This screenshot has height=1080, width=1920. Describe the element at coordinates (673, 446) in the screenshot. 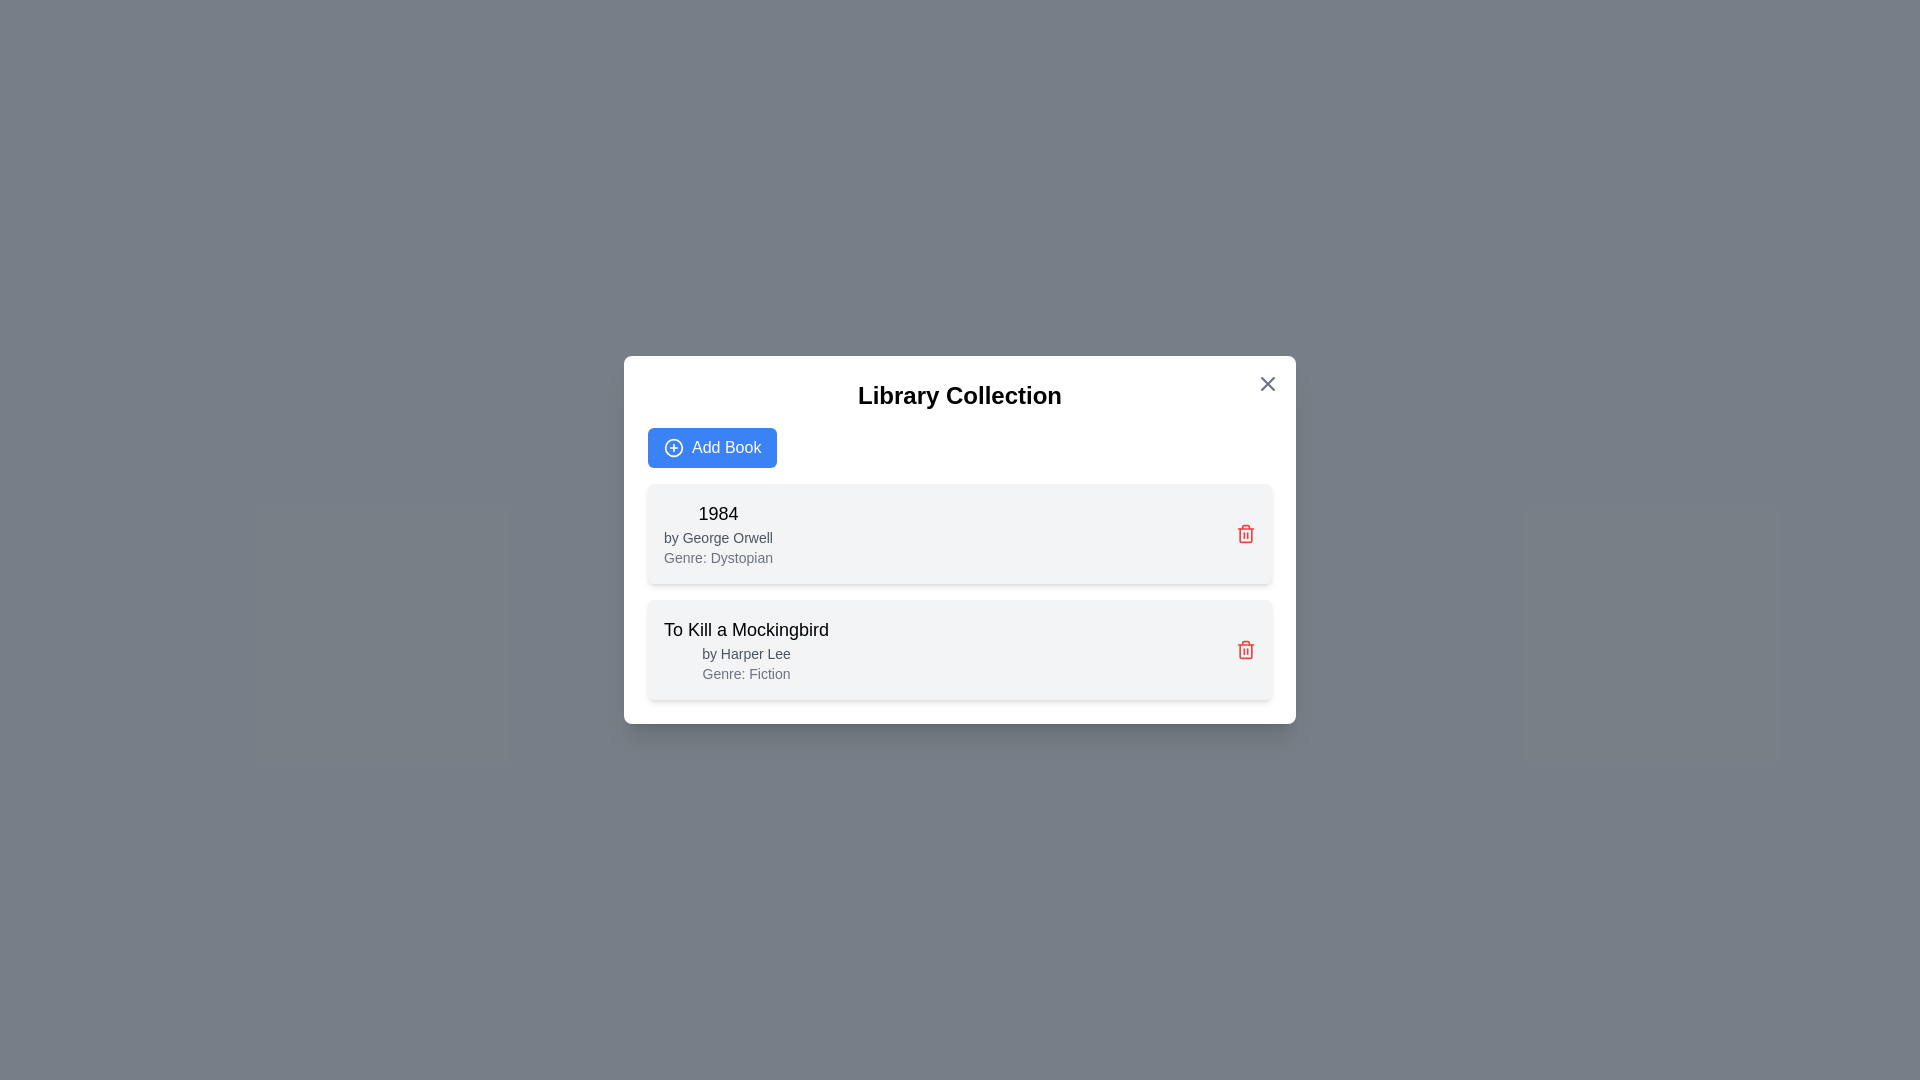

I see `the plus icon enclosed within a circle, located beside the 'Add Book' button` at that location.